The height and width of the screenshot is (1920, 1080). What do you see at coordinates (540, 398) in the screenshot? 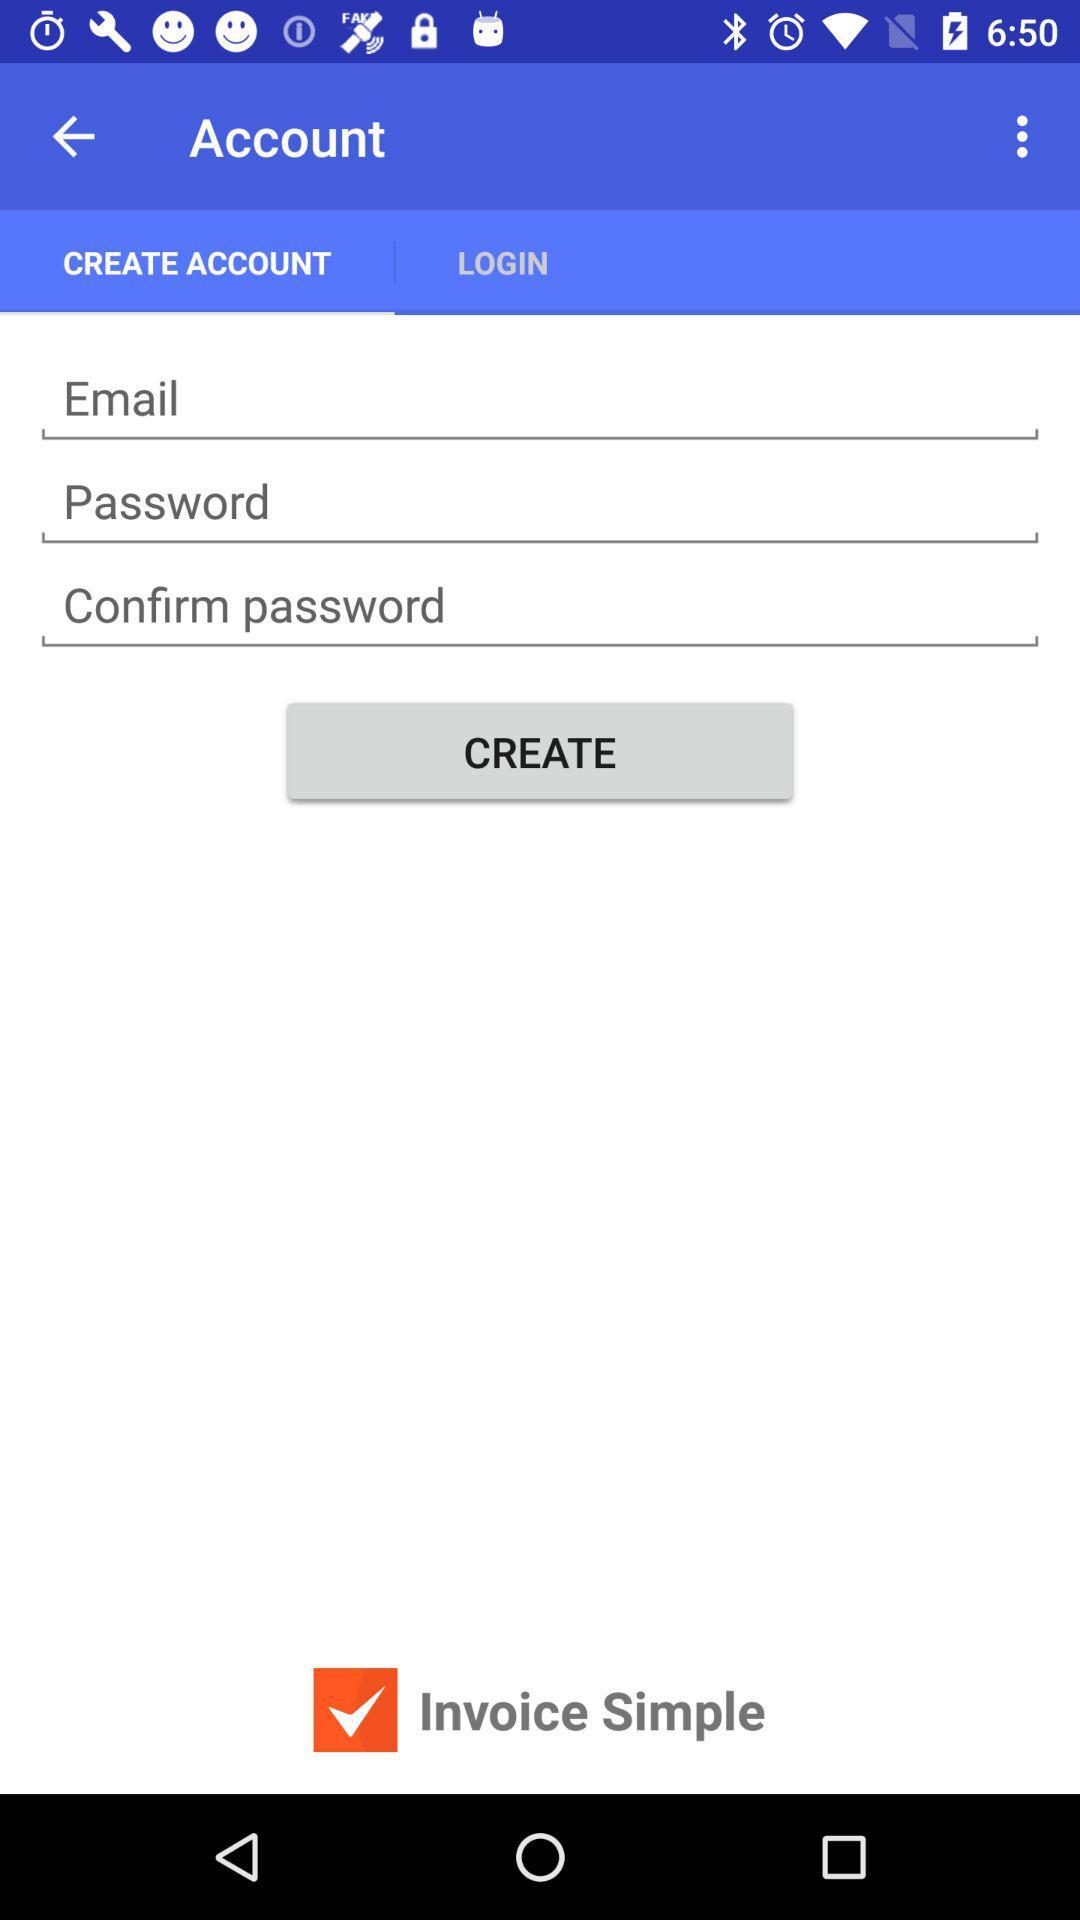
I see `the email box` at bounding box center [540, 398].